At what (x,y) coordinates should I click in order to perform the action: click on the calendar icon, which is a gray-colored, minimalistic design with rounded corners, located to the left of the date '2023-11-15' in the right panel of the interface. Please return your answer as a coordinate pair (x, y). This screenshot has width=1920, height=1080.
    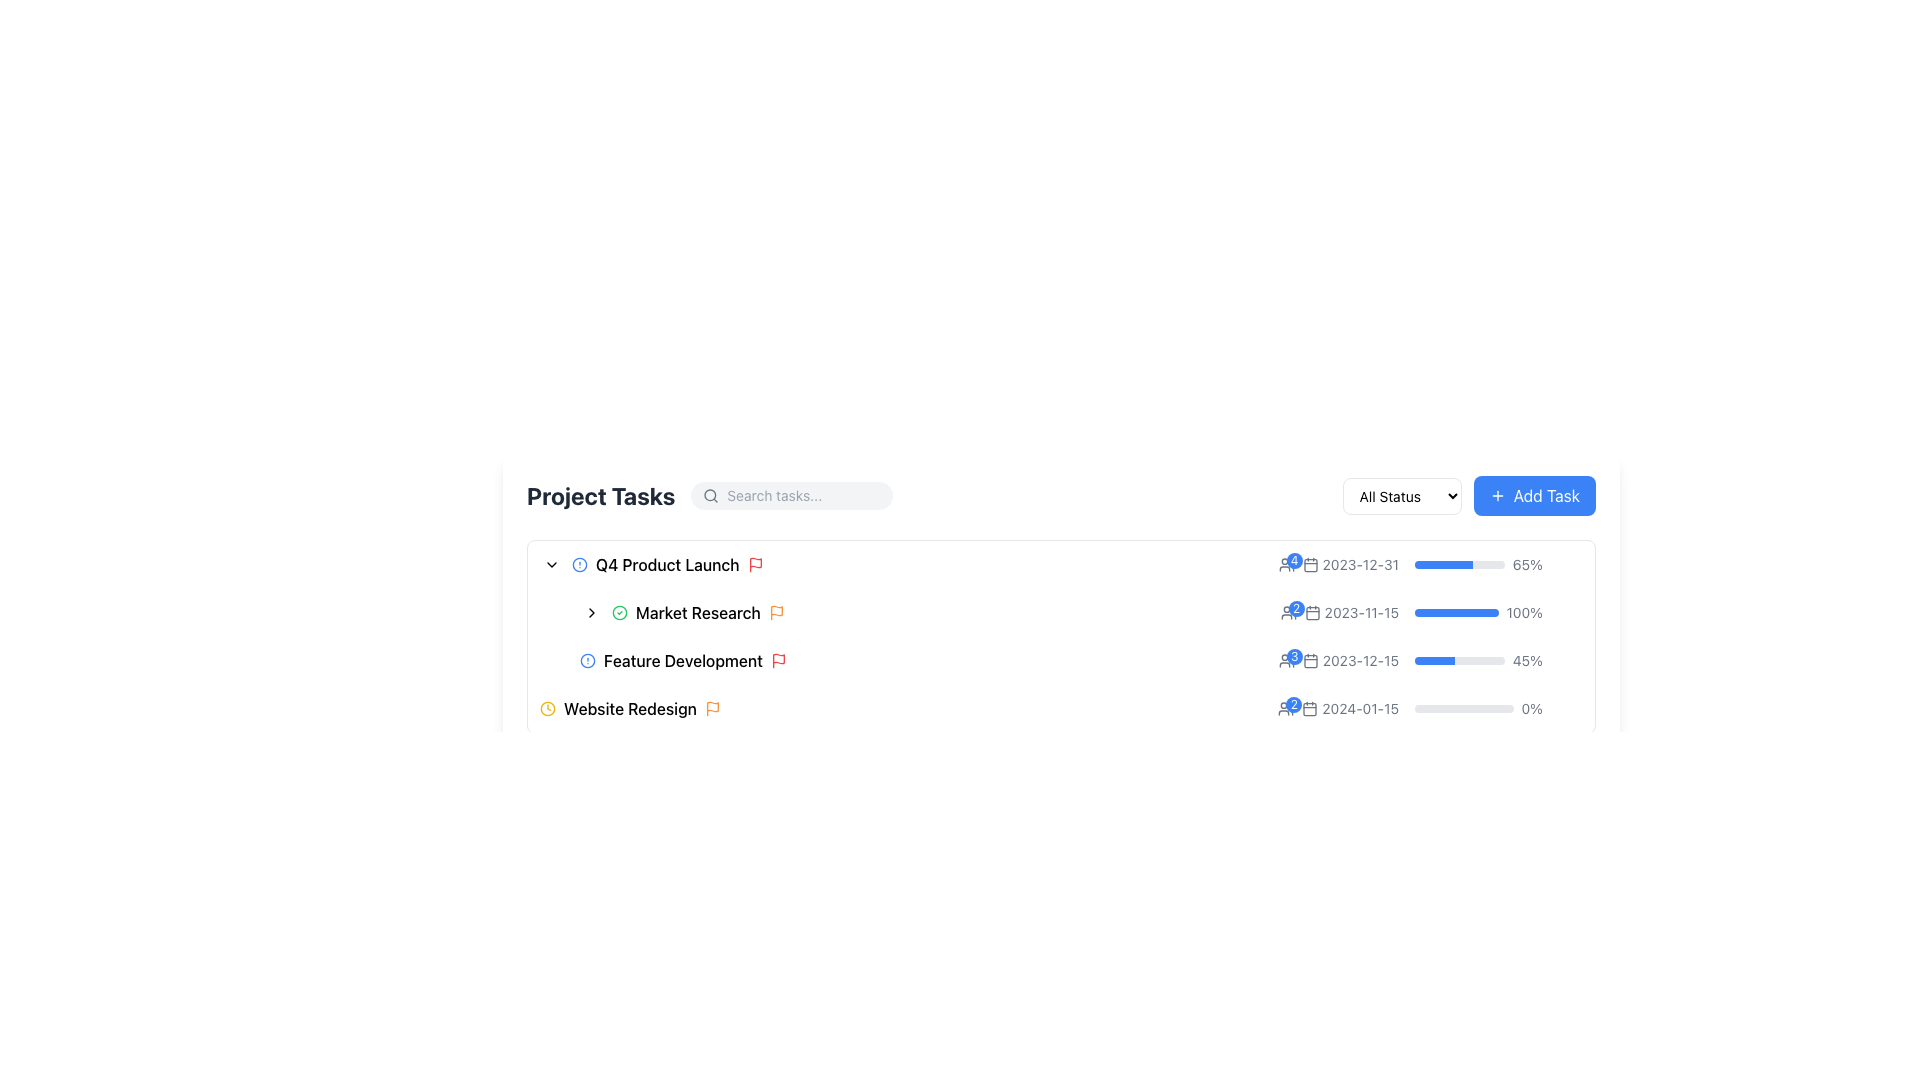
    Looking at the image, I should click on (1312, 612).